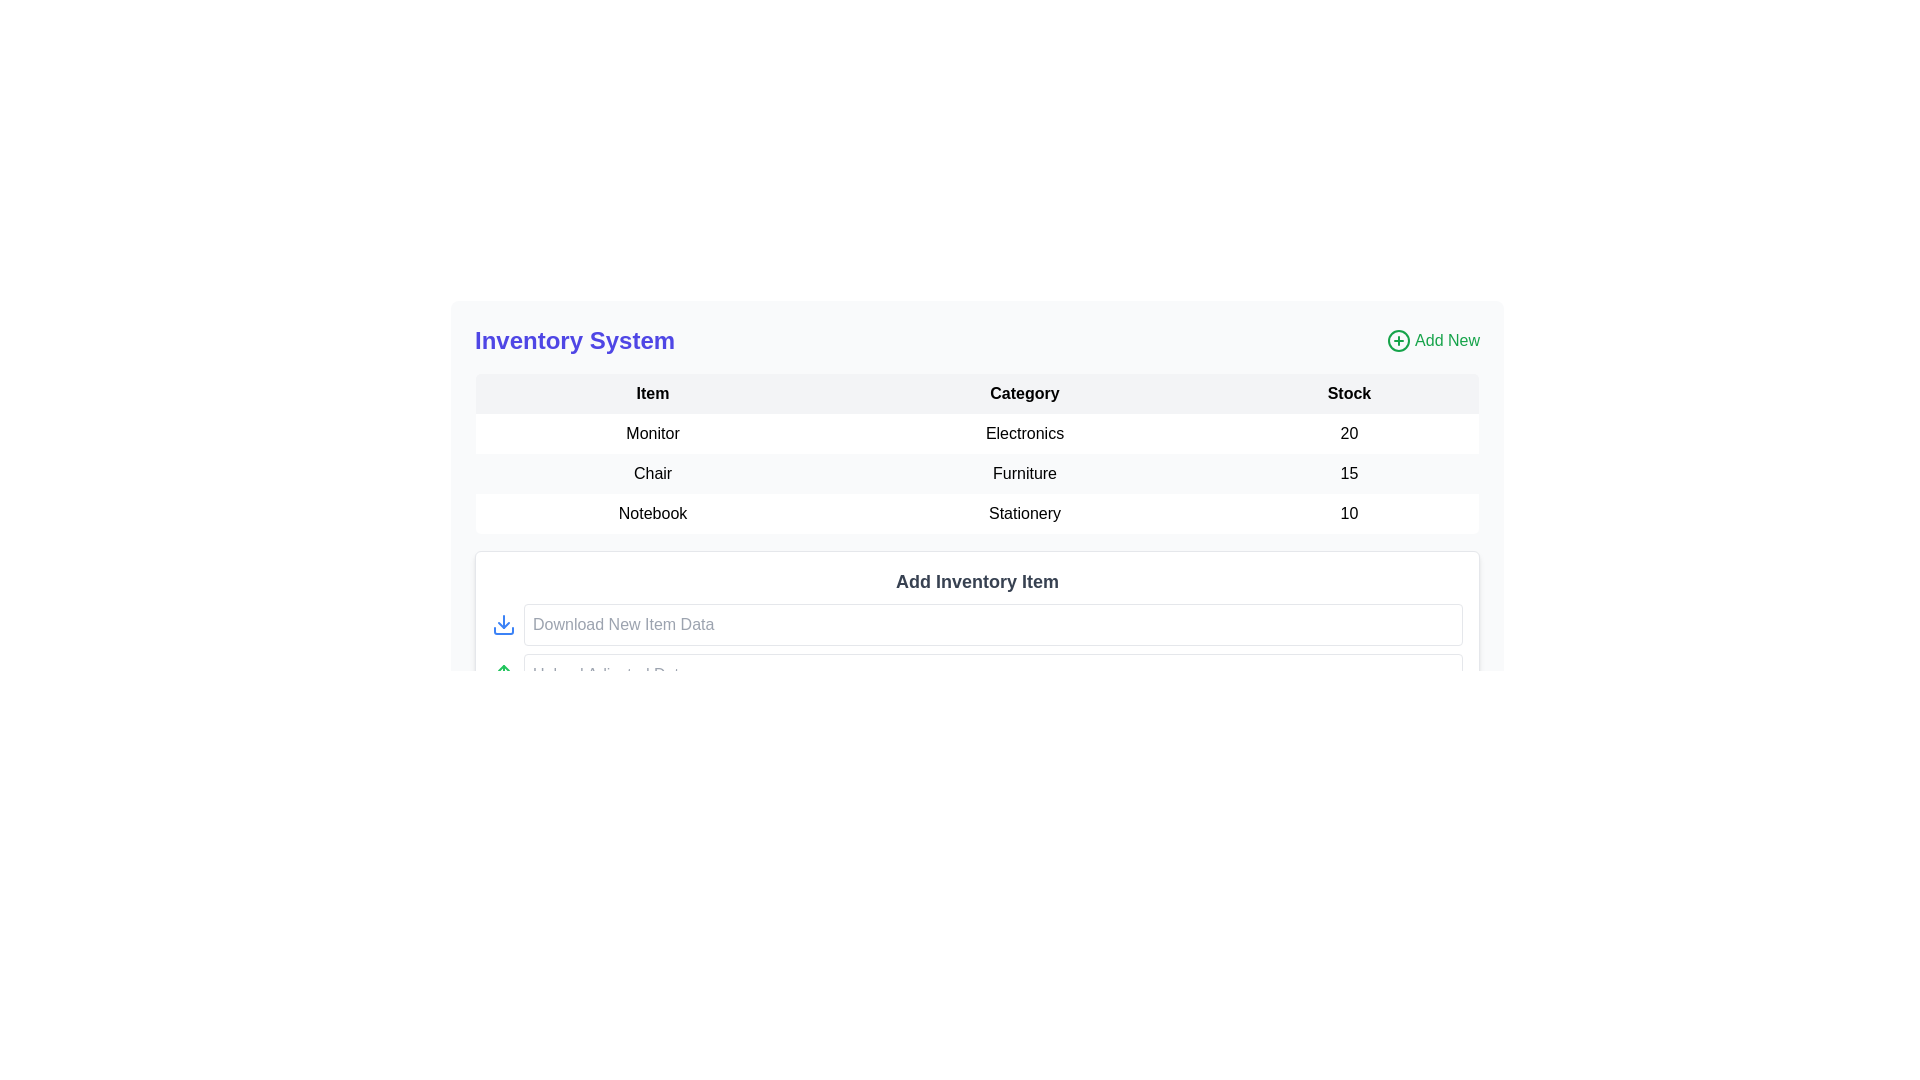 The image size is (1920, 1080). What do you see at coordinates (1025, 512) in the screenshot?
I see `the 'Stationery' text label located in the second column under the 'Category' heading for the 'Notebook' item in the 'Inventory System' table` at bounding box center [1025, 512].